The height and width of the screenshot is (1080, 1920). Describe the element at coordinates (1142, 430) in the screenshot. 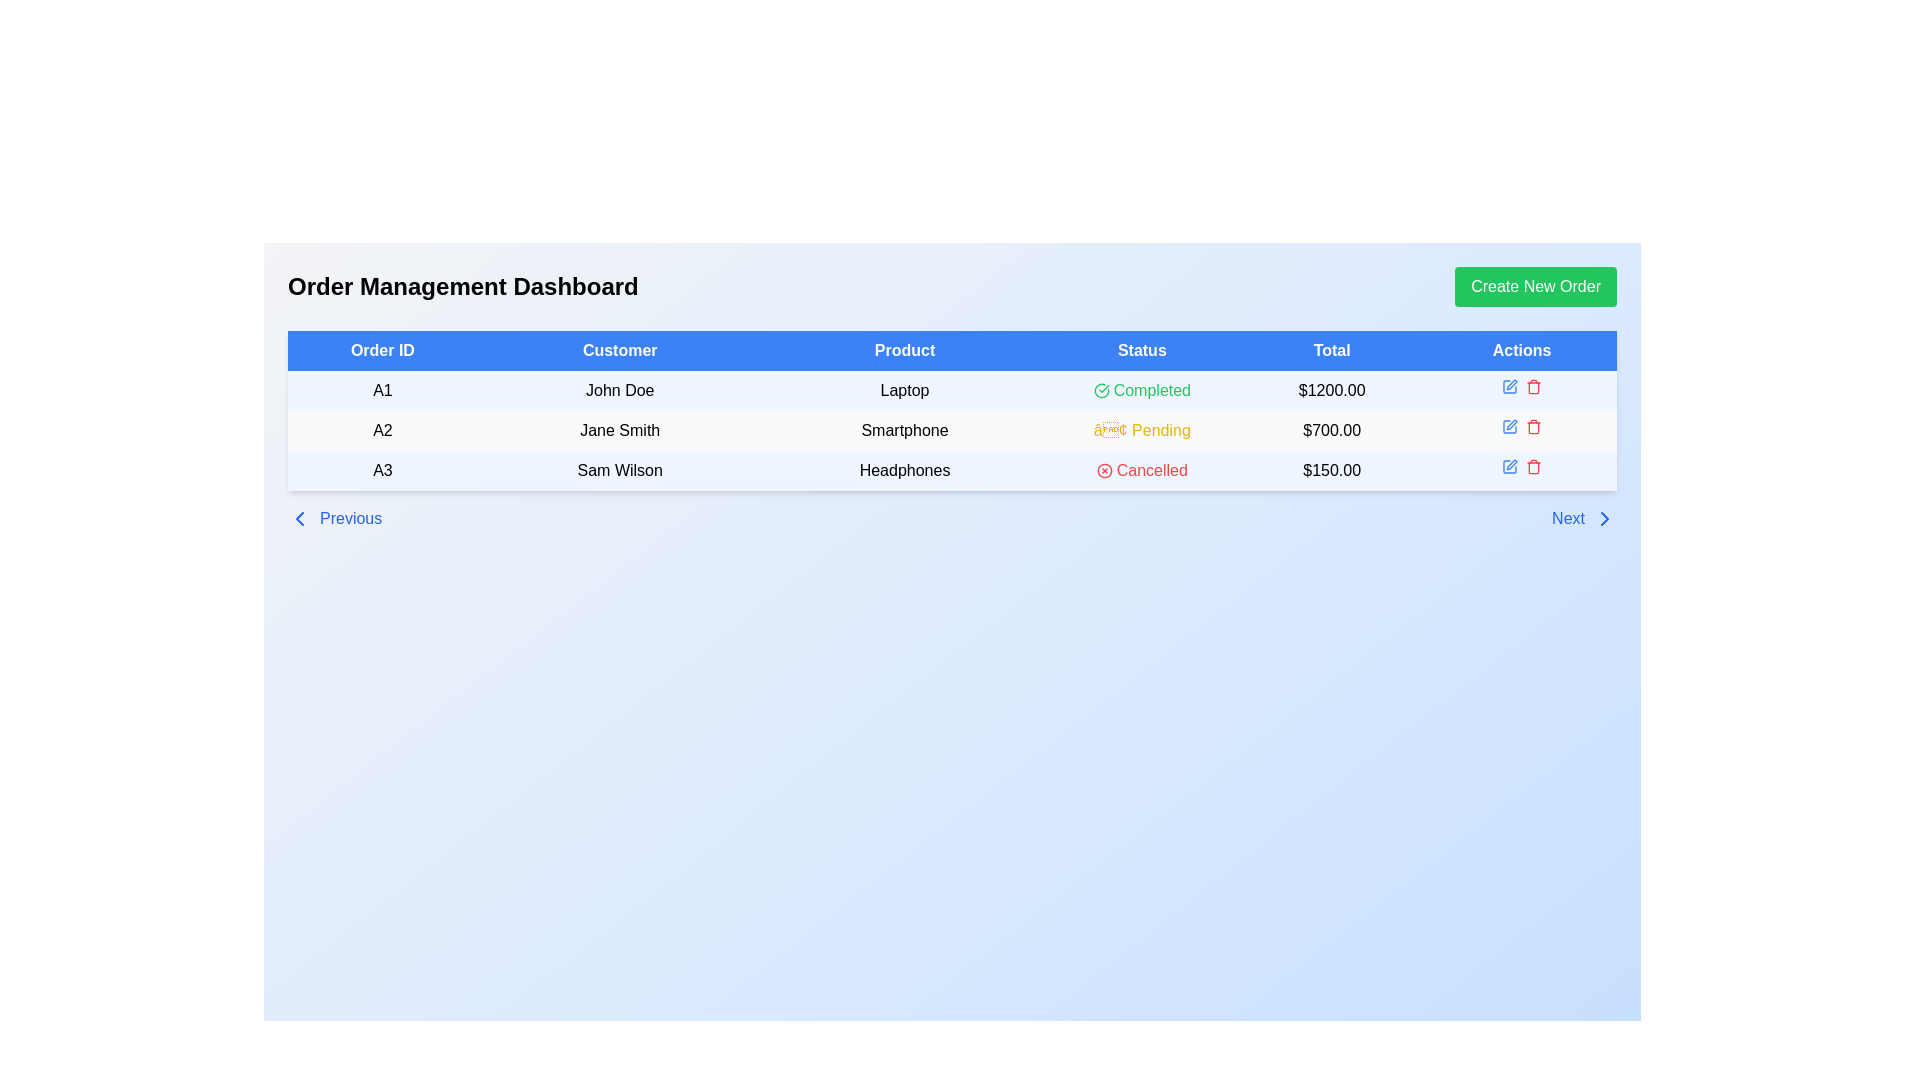

I see `the status indicator text label that shows the 'Pending' state for the 'Smartphone' item located in the second row of the table under the 'Status' column` at that location.